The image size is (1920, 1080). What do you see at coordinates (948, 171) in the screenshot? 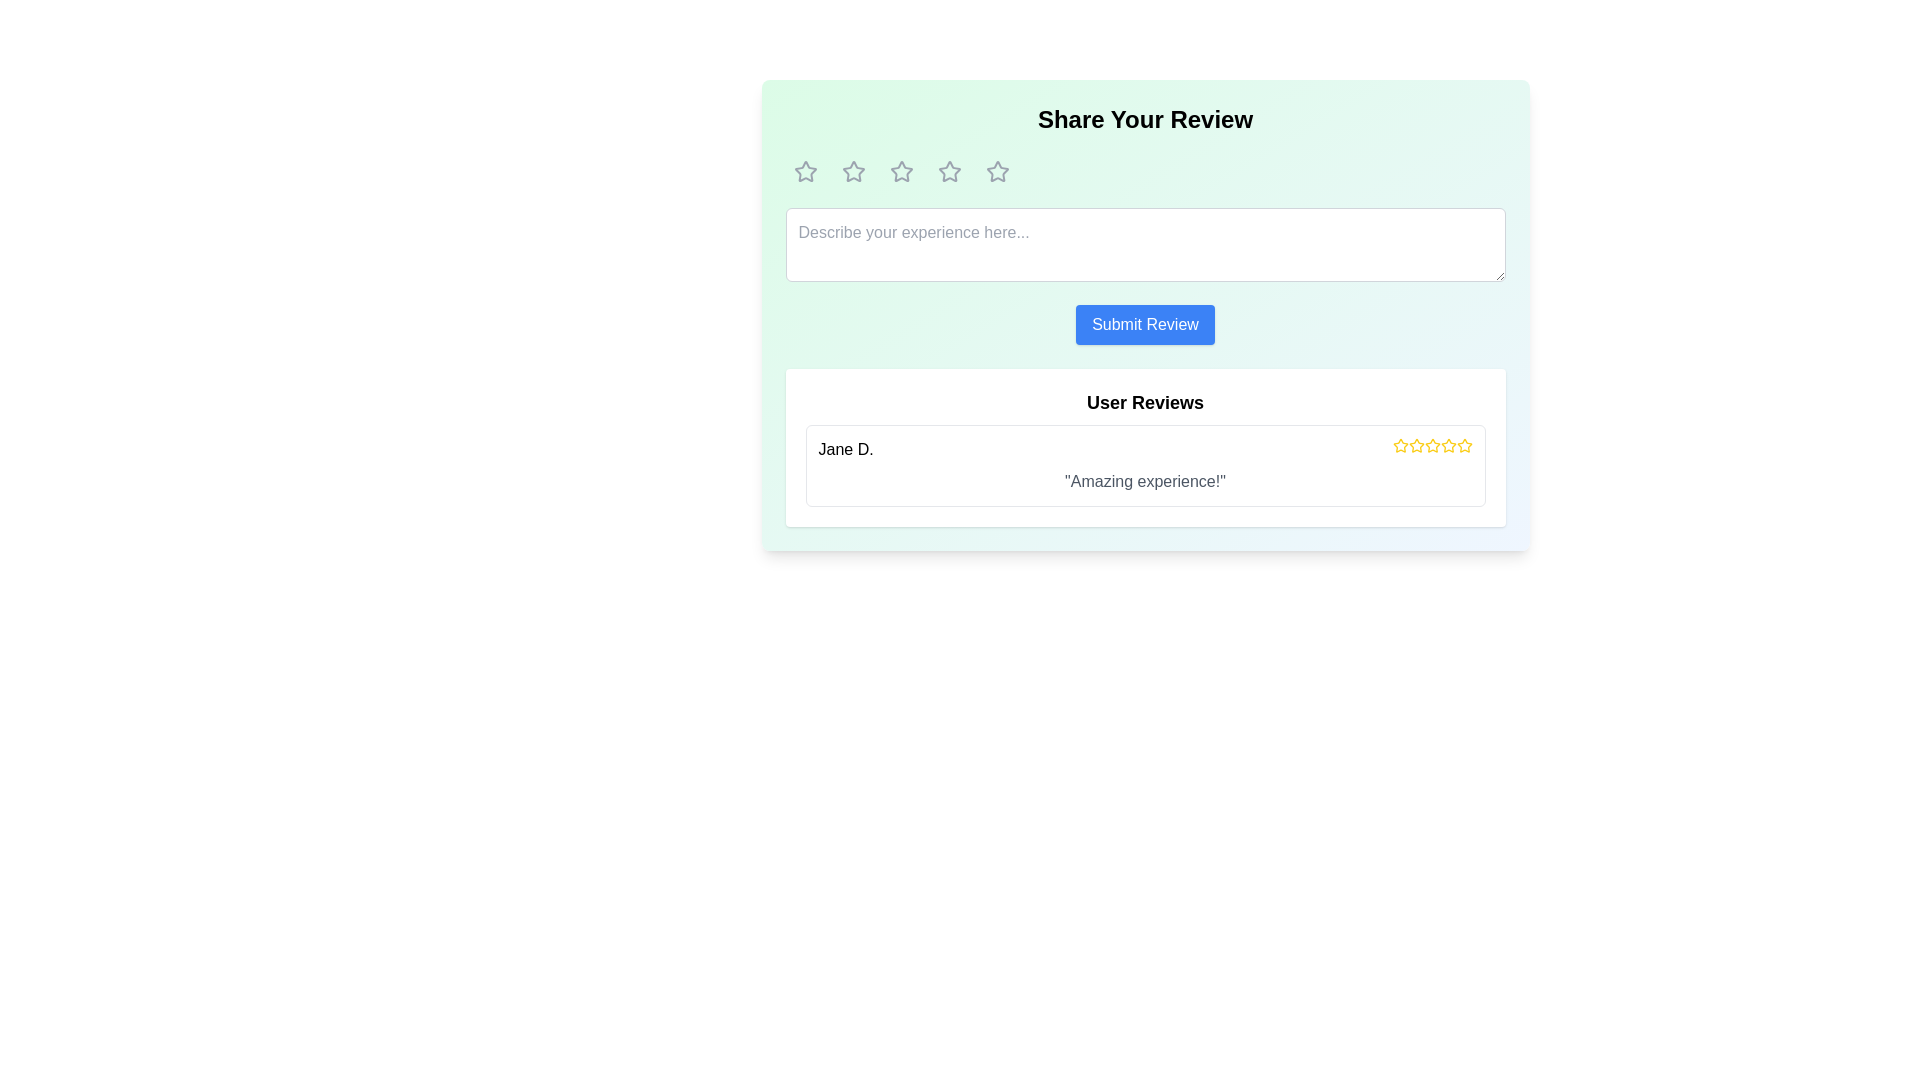
I see `the fourth star icon in a row of five stars, which is outlined and has a rounded, highlighted border, located near the top of the modal dialog box` at bounding box center [948, 171].